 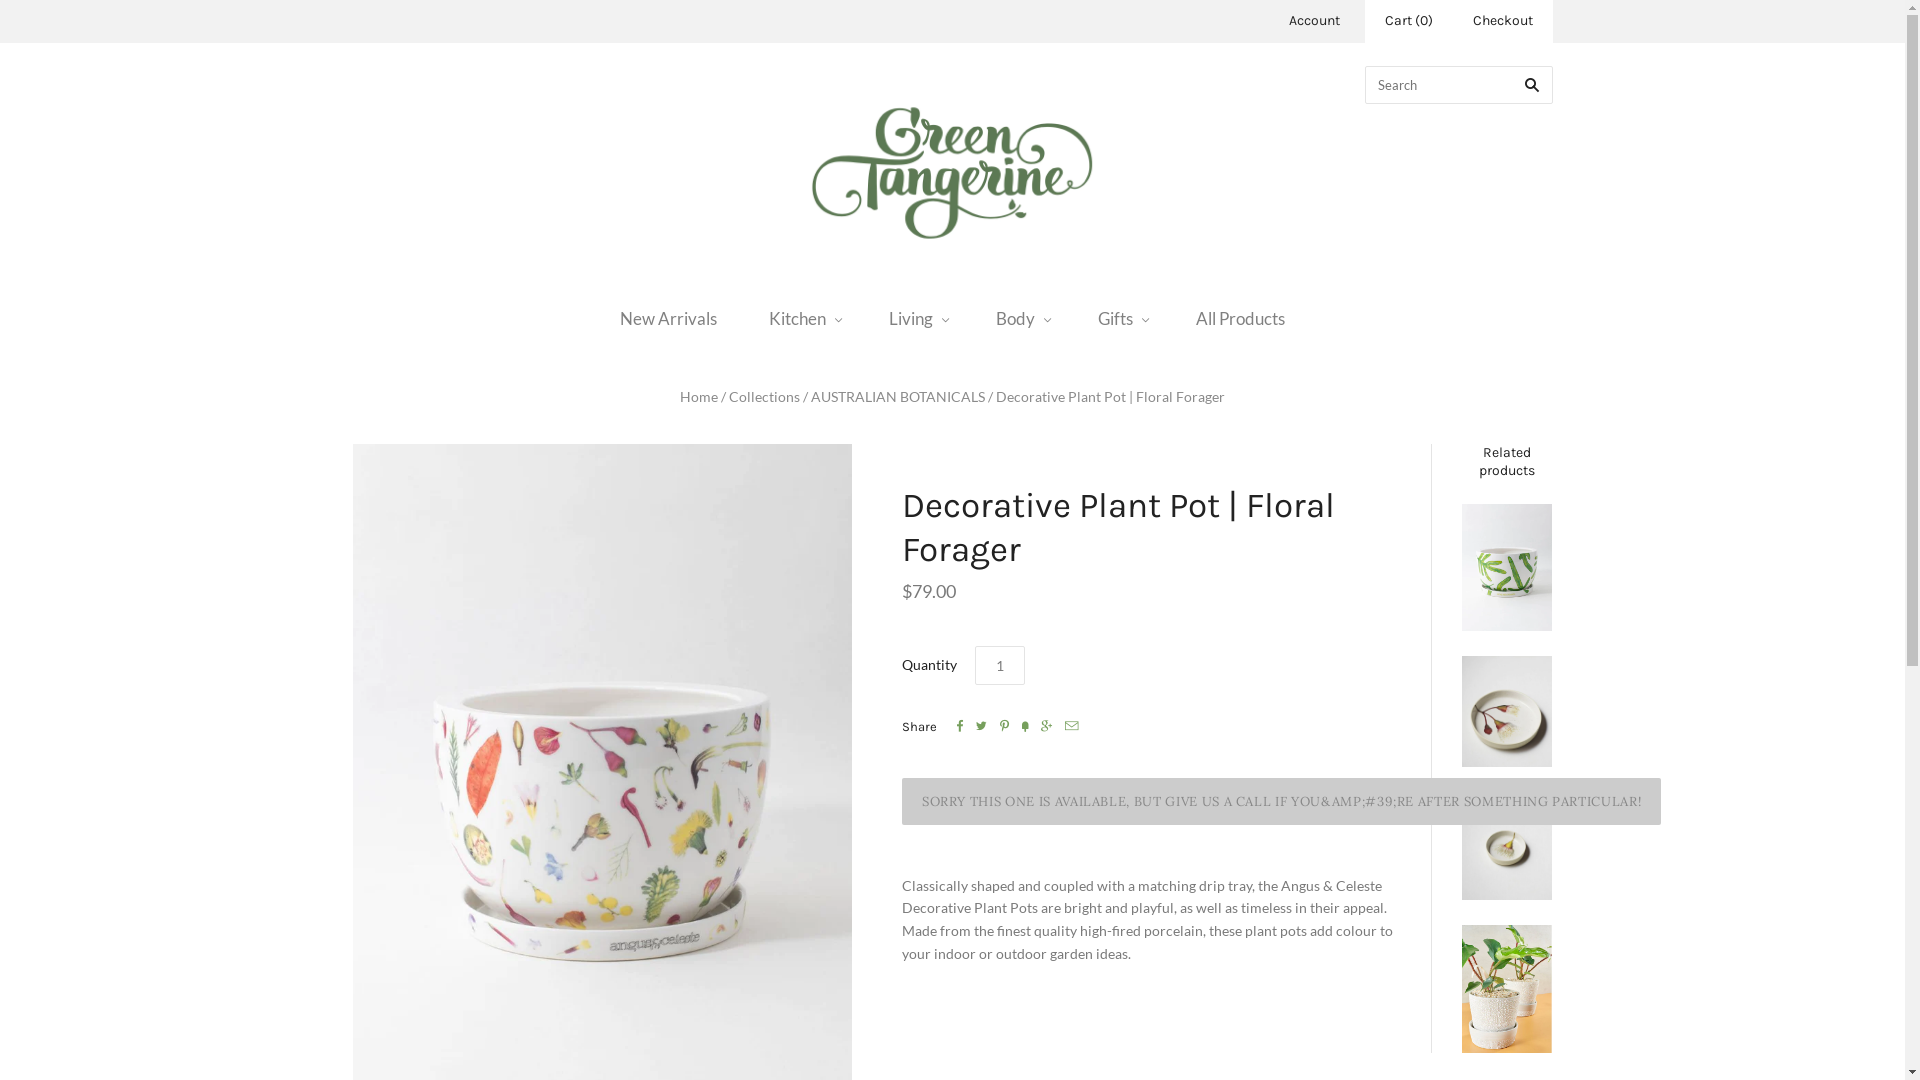 I want to click on 'Fairy Floss Gum Server Bowl', so click(x=1507, y=710).